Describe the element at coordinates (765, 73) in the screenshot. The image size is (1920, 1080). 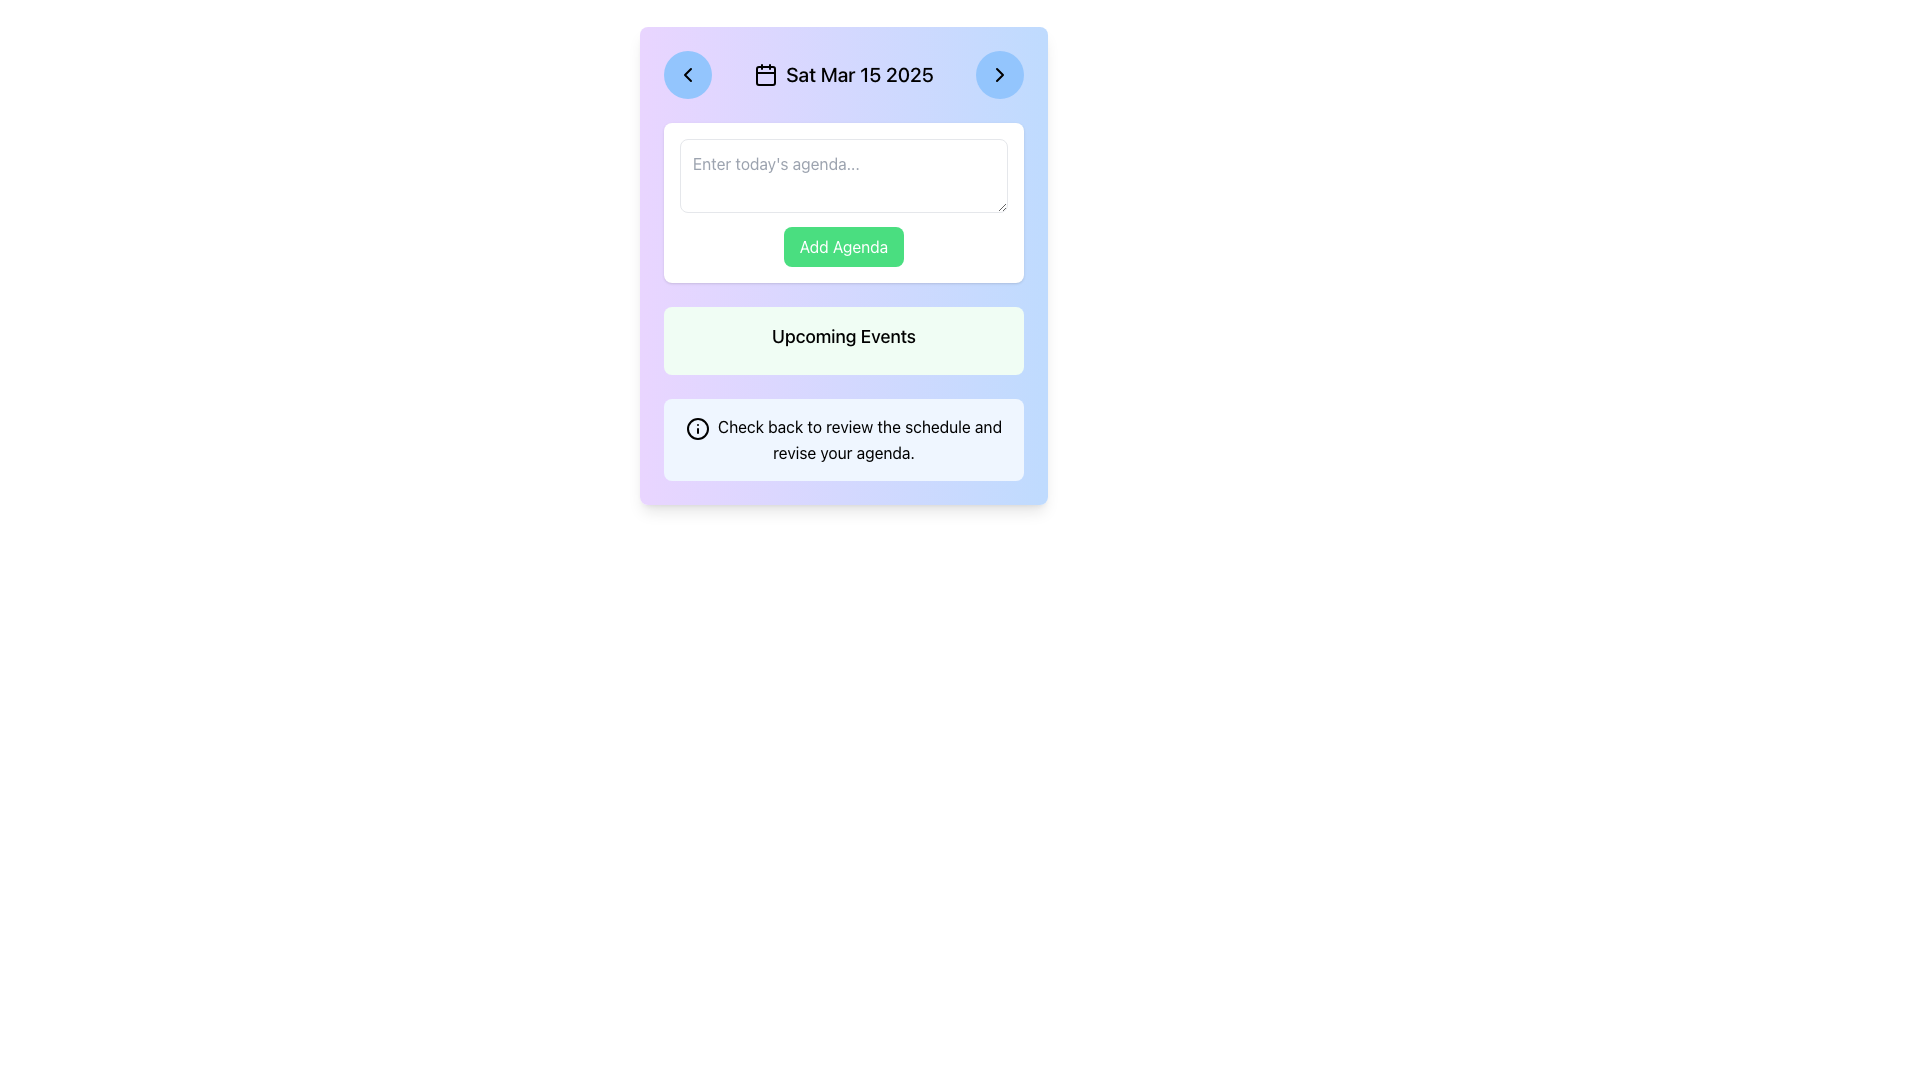
I see `the minimalist black calendar icon located to the left of the date label 'Sat Mar 15 2025' in the header section` at that location.